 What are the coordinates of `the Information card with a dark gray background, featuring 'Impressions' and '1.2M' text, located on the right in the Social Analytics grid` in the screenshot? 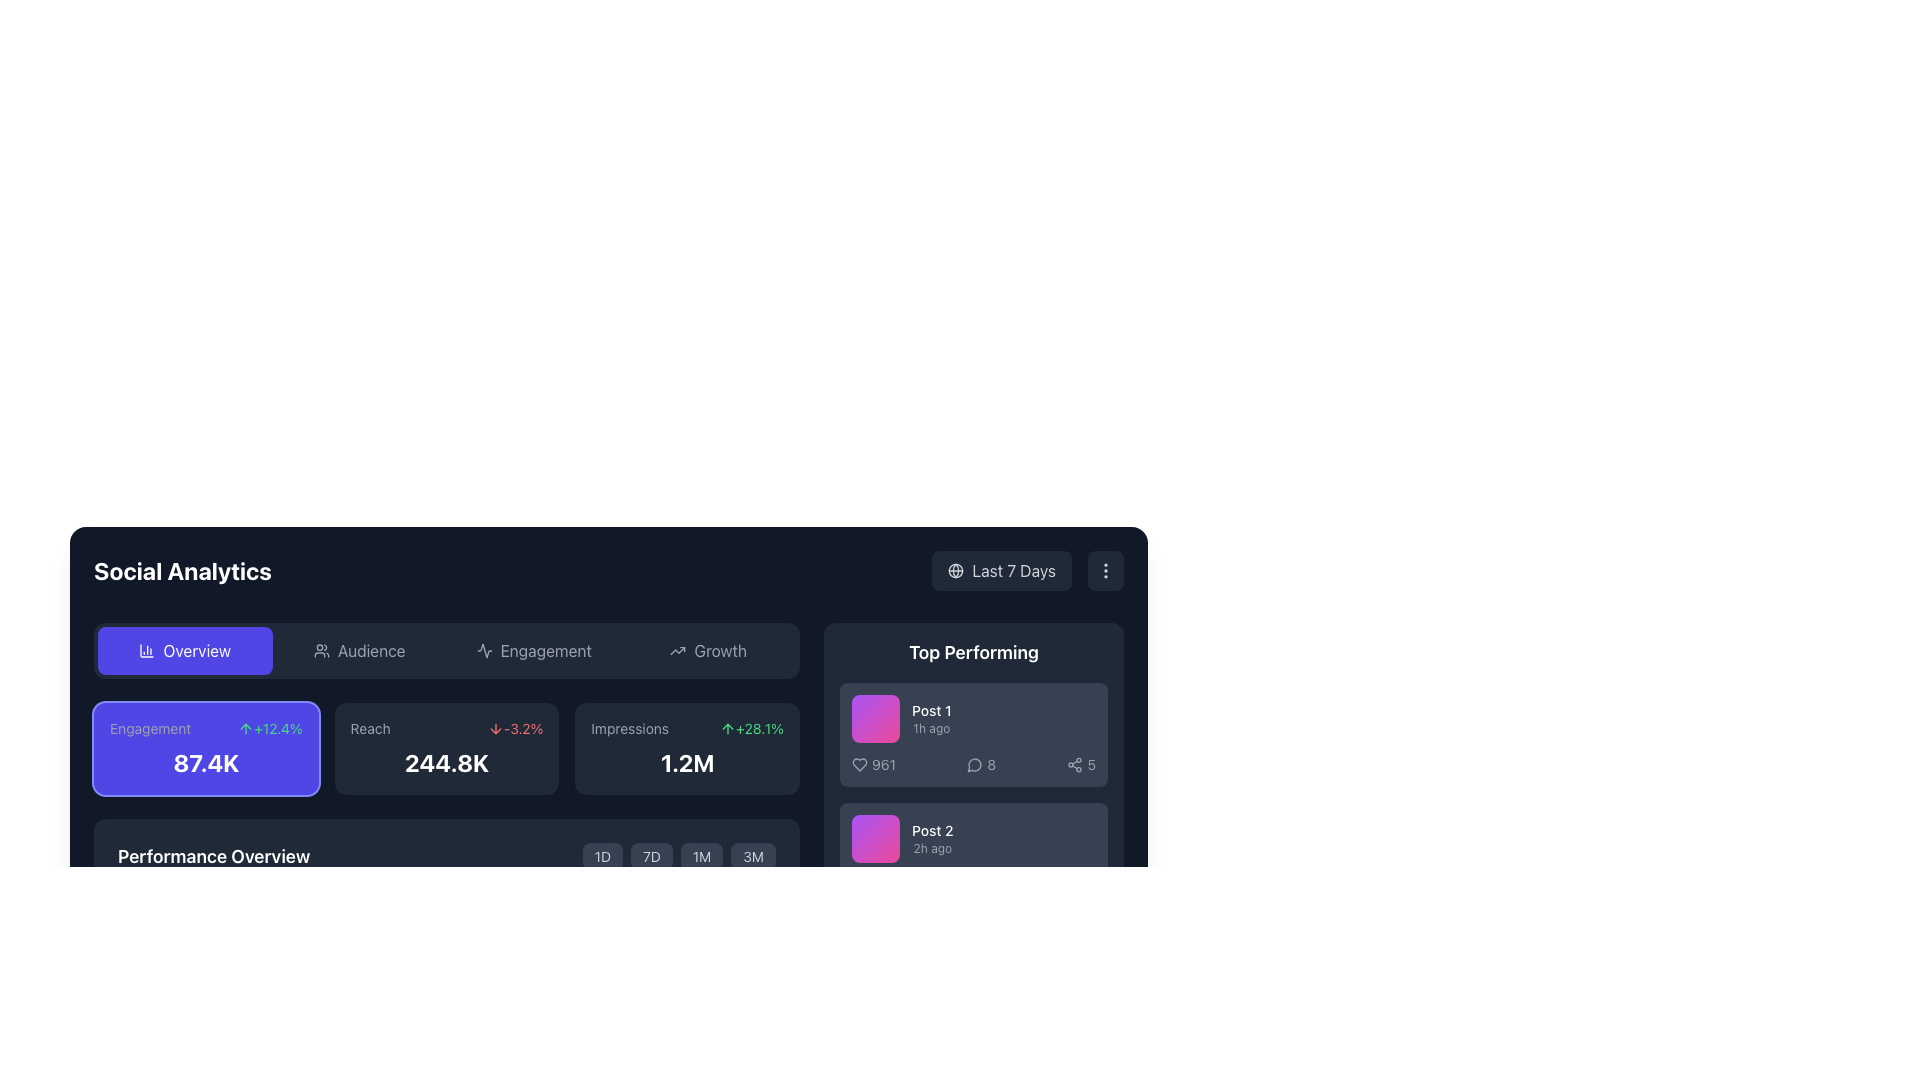 It's located at (687, 748).